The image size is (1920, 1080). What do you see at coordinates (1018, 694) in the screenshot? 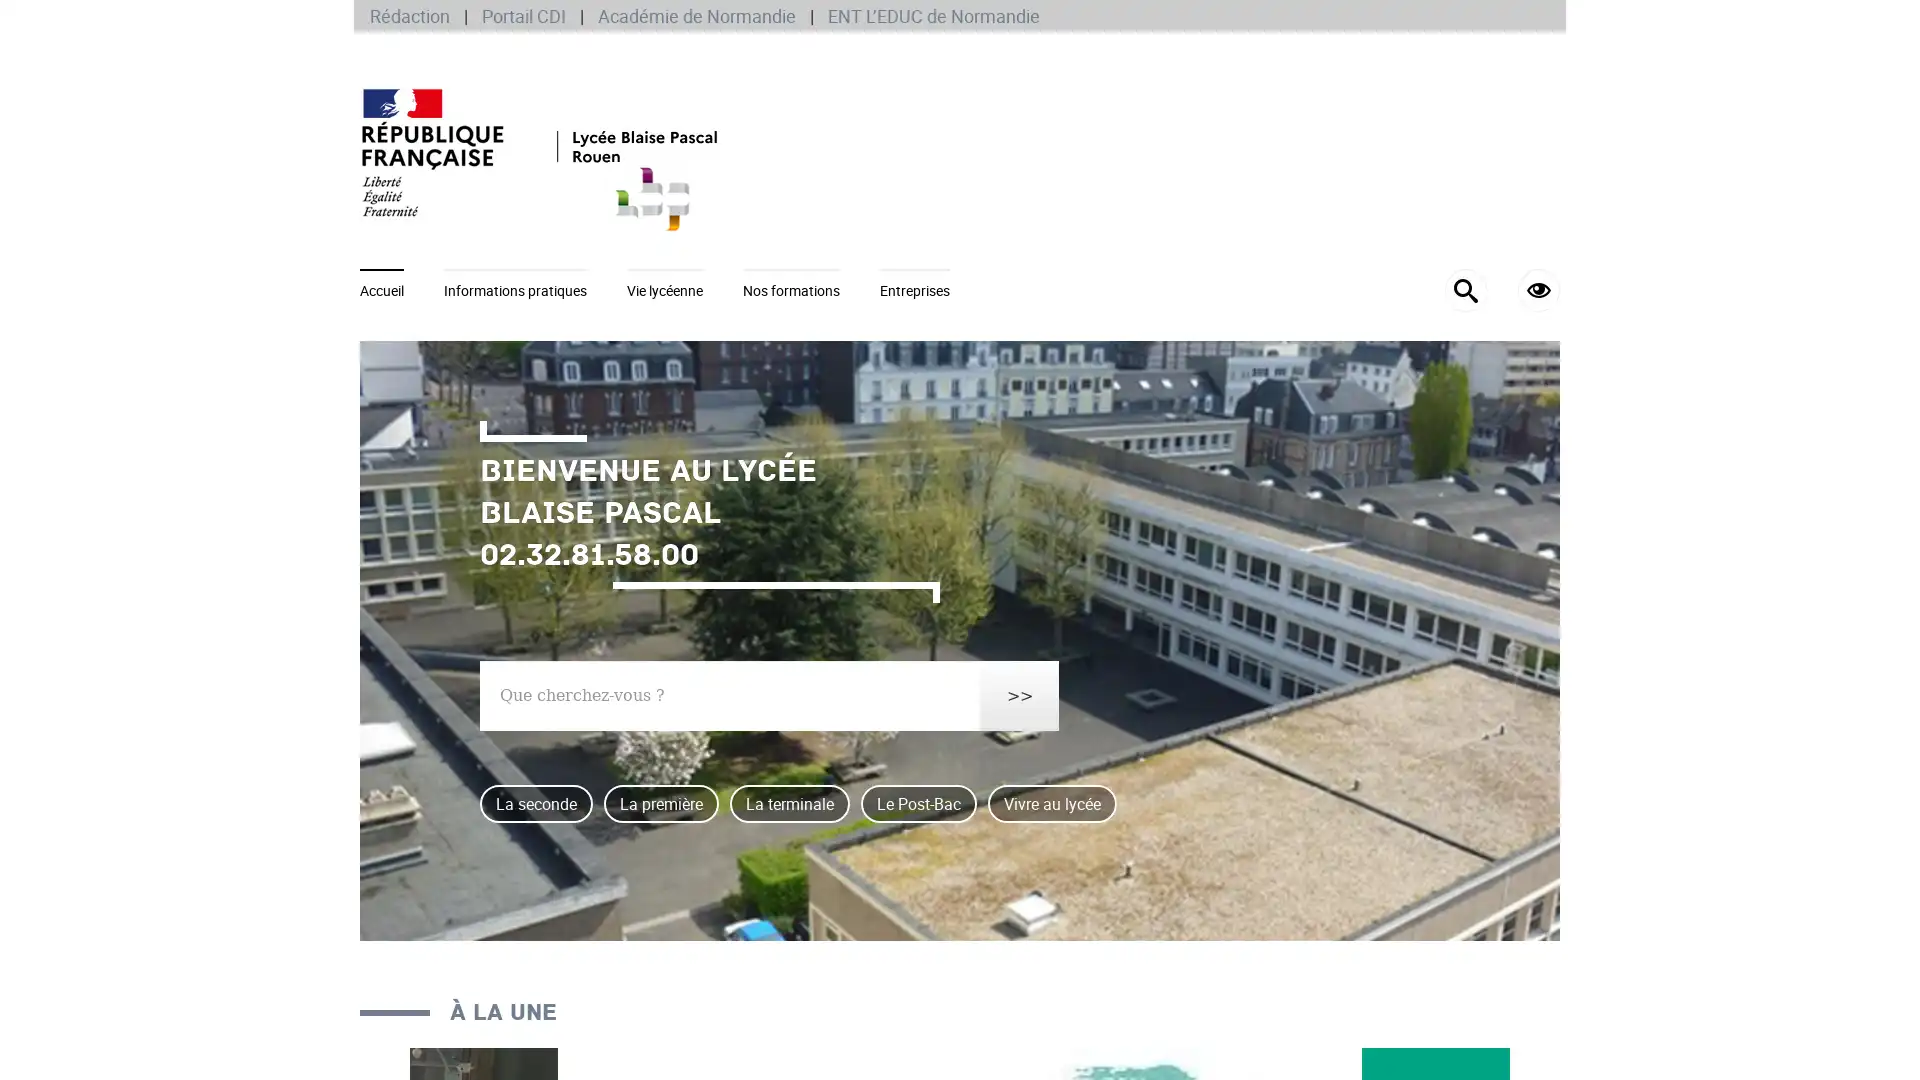
I see `>>` at bounding box center [1018, 694].